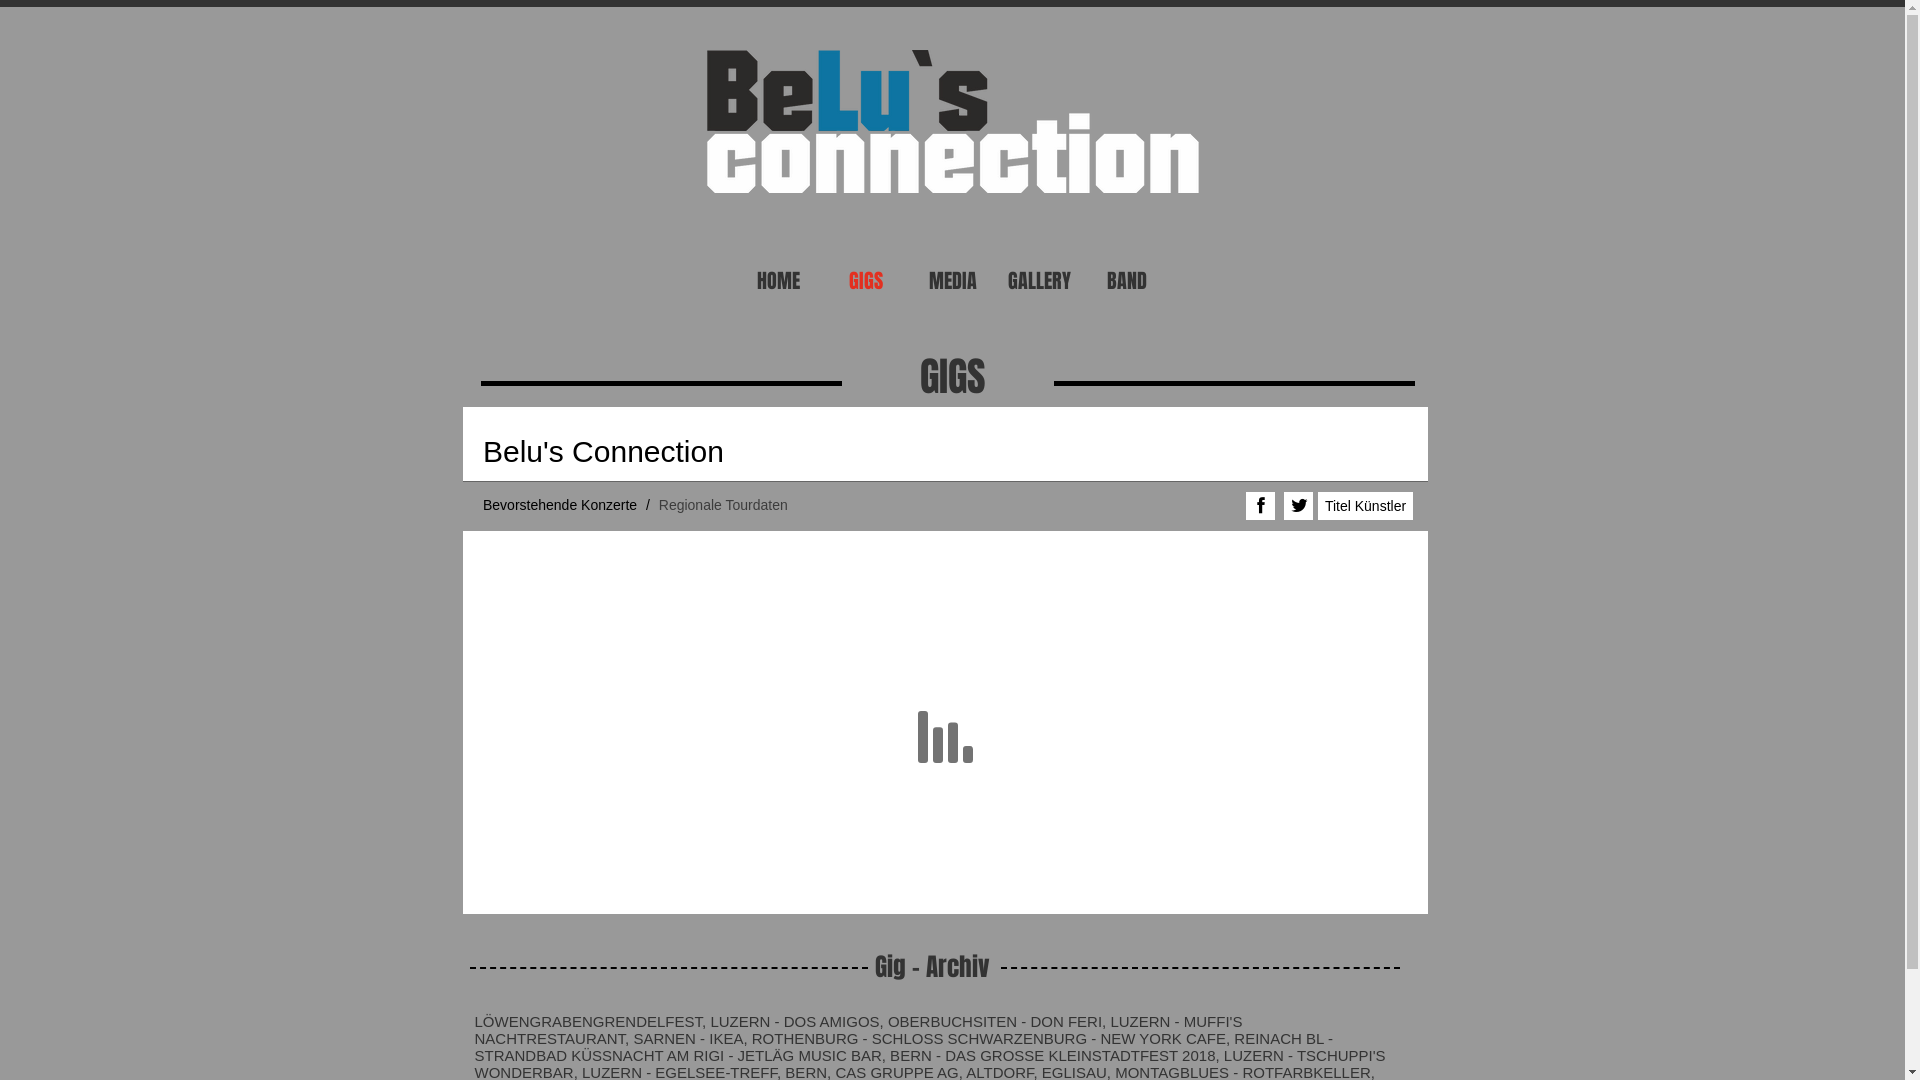  What do you see at coordinates (907, 281) in the screenshot?
I see `'MEDIA'` at bounding box center [907, 281].